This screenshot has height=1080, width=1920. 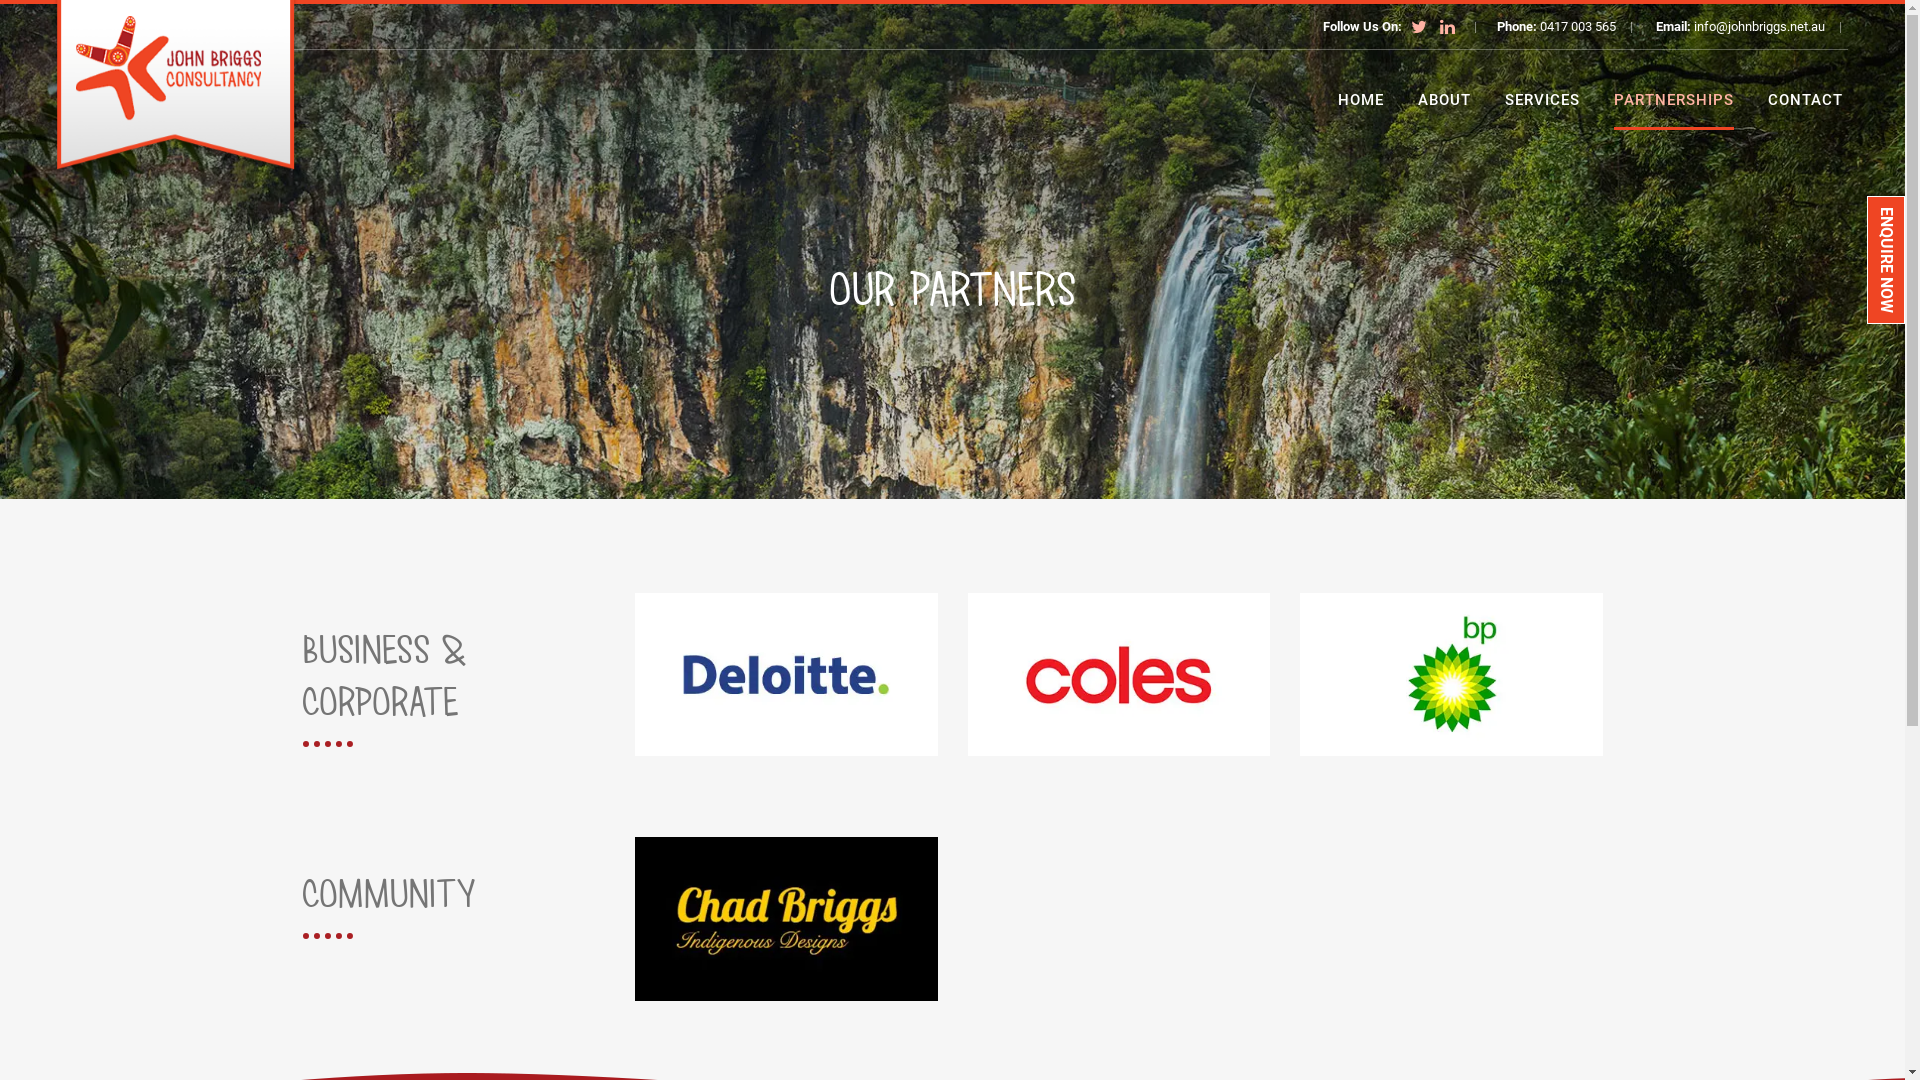 What do you see at coordinates (1444, 100) in the screenshot?
I see `'ABOUT'` at bounding box center [1444, 100].